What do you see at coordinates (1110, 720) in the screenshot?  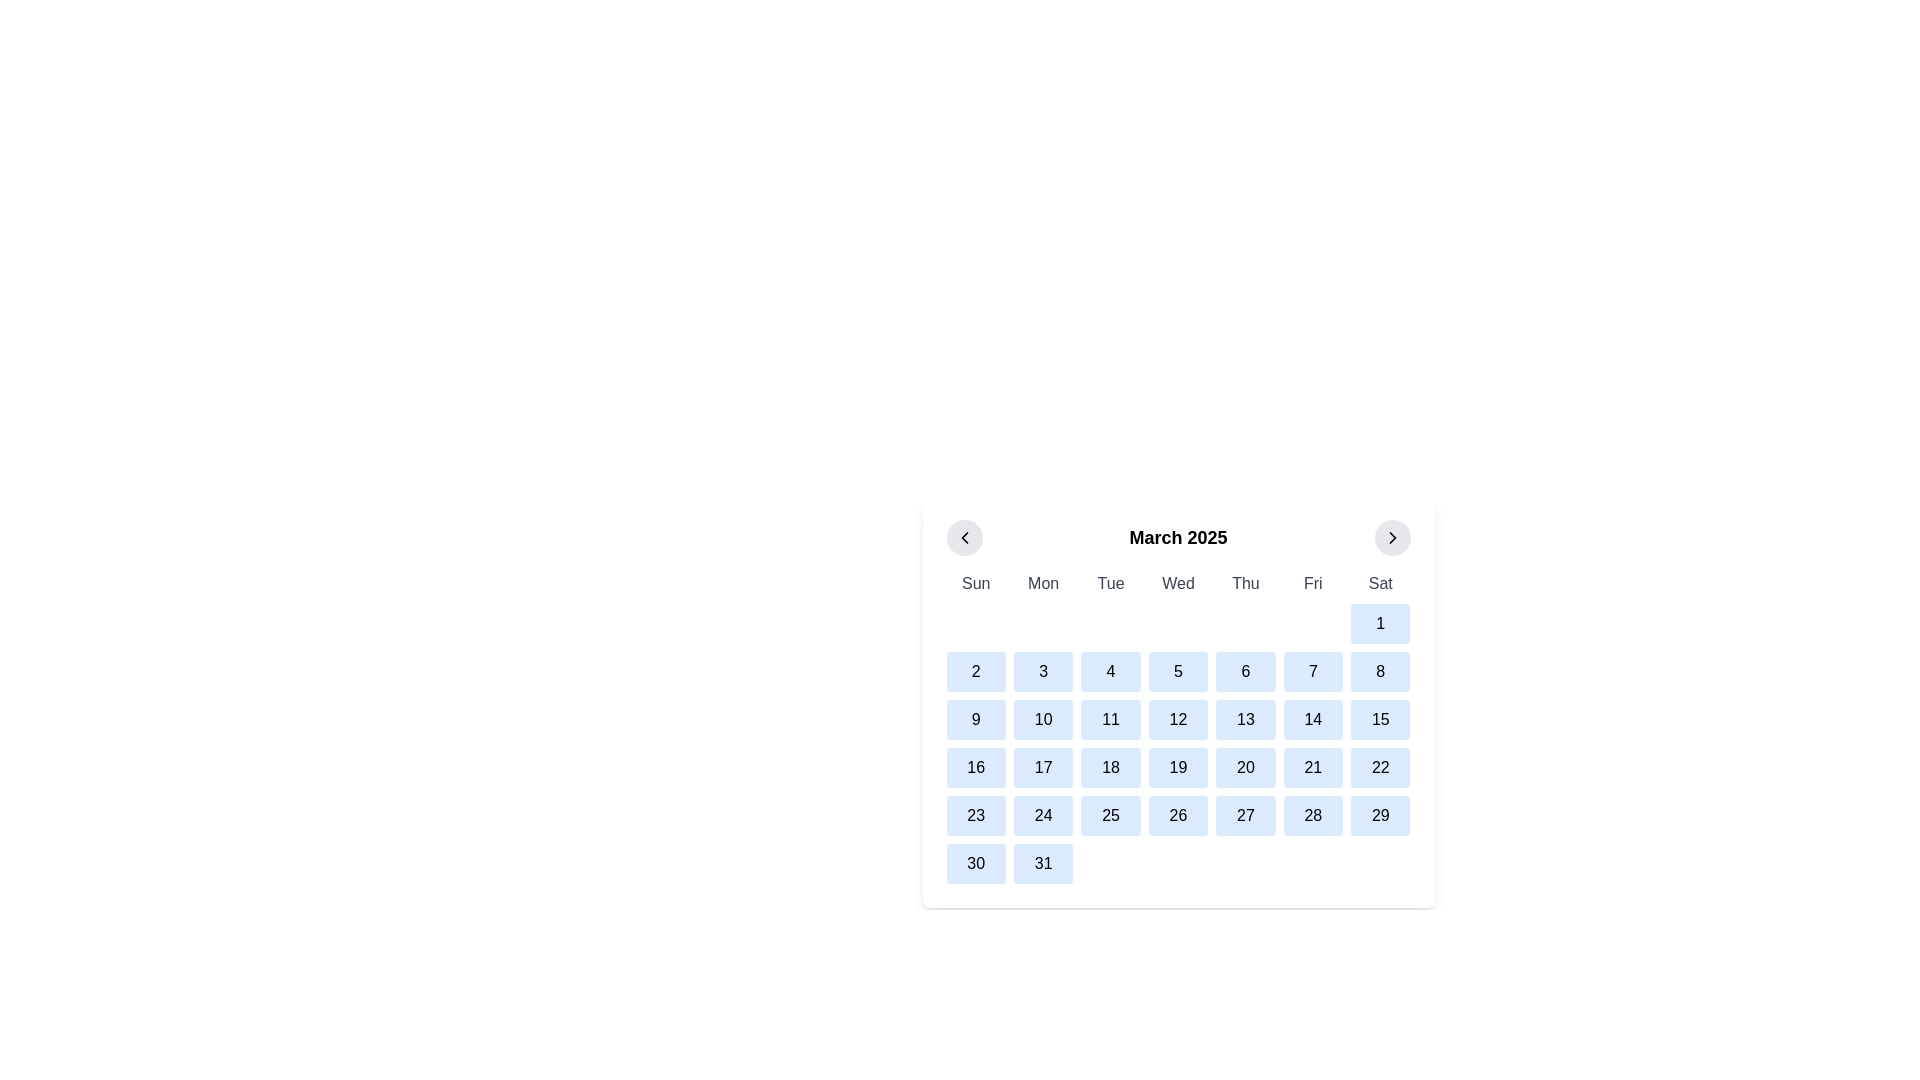 I see `the button representing the date '11' in the calendar view` at bounding box center [1110, 720].